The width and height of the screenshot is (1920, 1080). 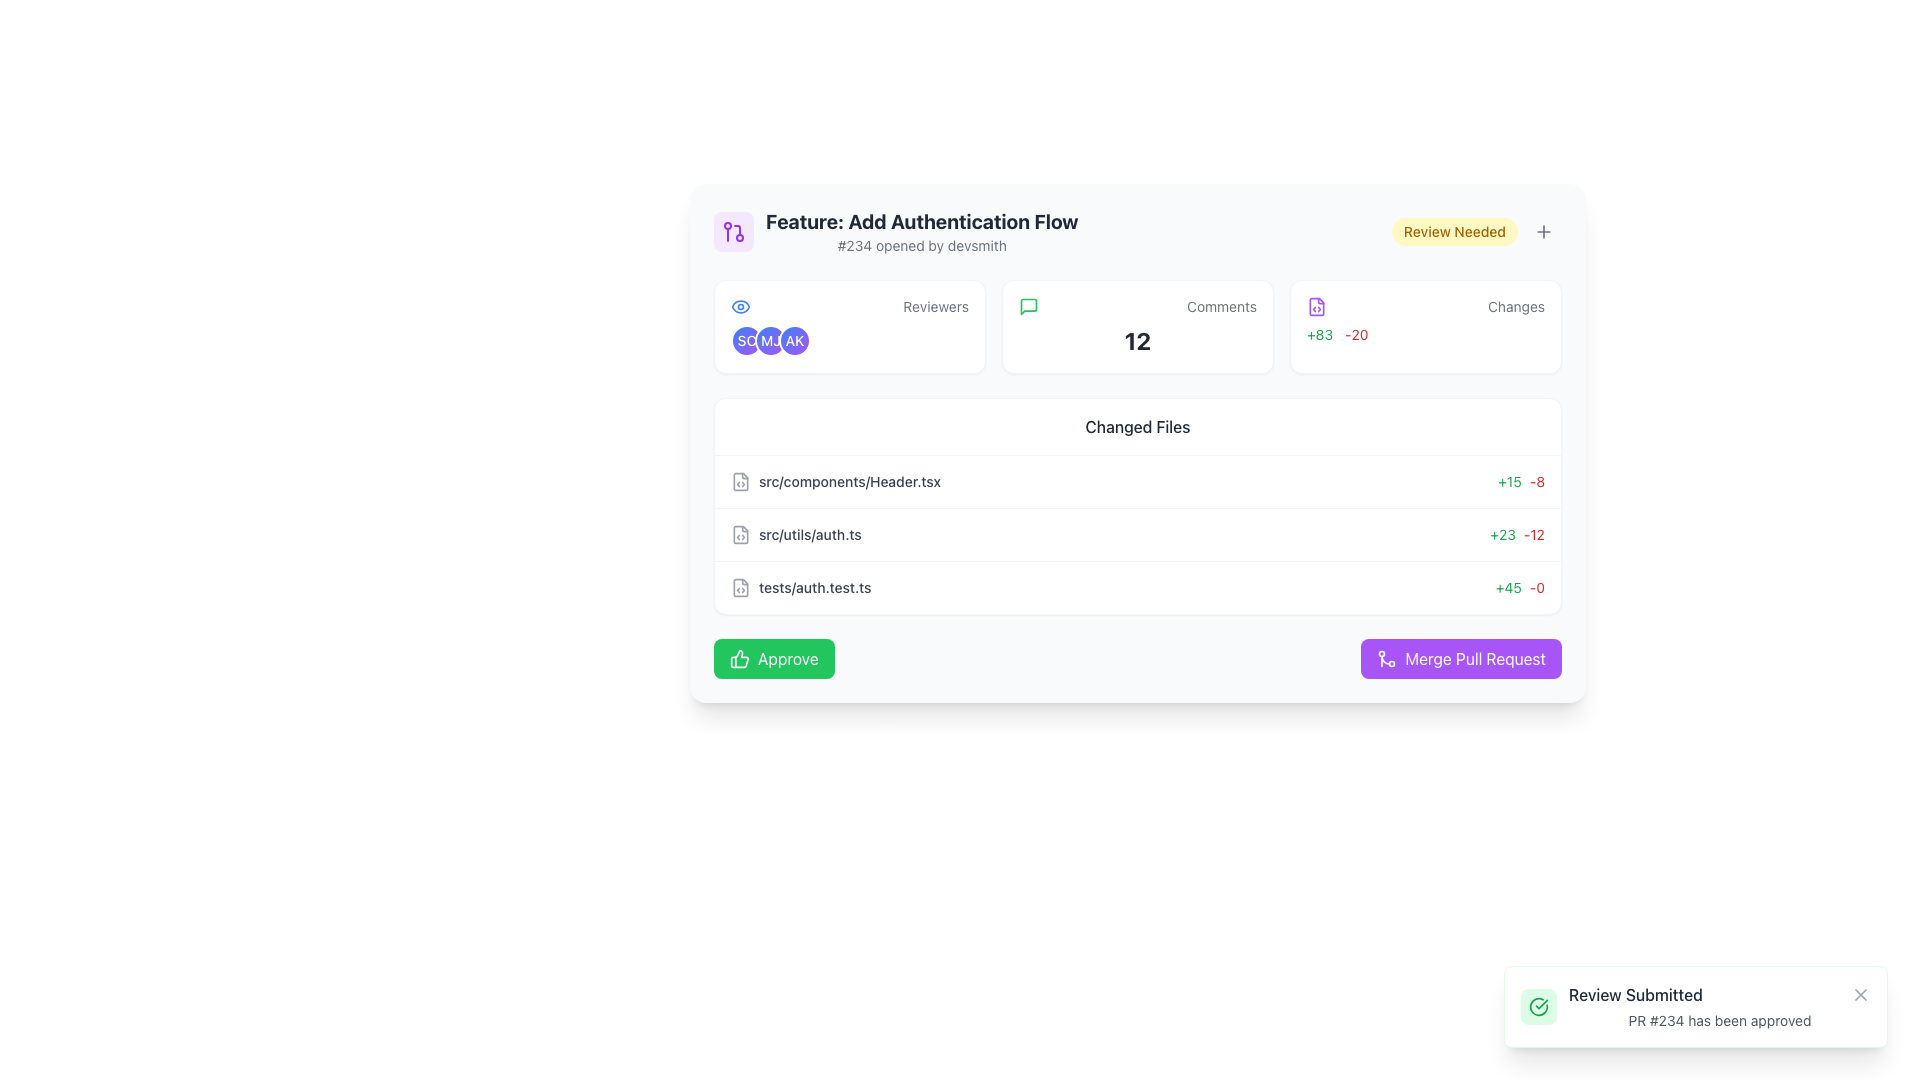 I want to click on the text label displaying information about issue #234 created by devsmith, which is centrally aligned below the heading 'Feature: Add Authentication Flow', so click(x=921, y=245).